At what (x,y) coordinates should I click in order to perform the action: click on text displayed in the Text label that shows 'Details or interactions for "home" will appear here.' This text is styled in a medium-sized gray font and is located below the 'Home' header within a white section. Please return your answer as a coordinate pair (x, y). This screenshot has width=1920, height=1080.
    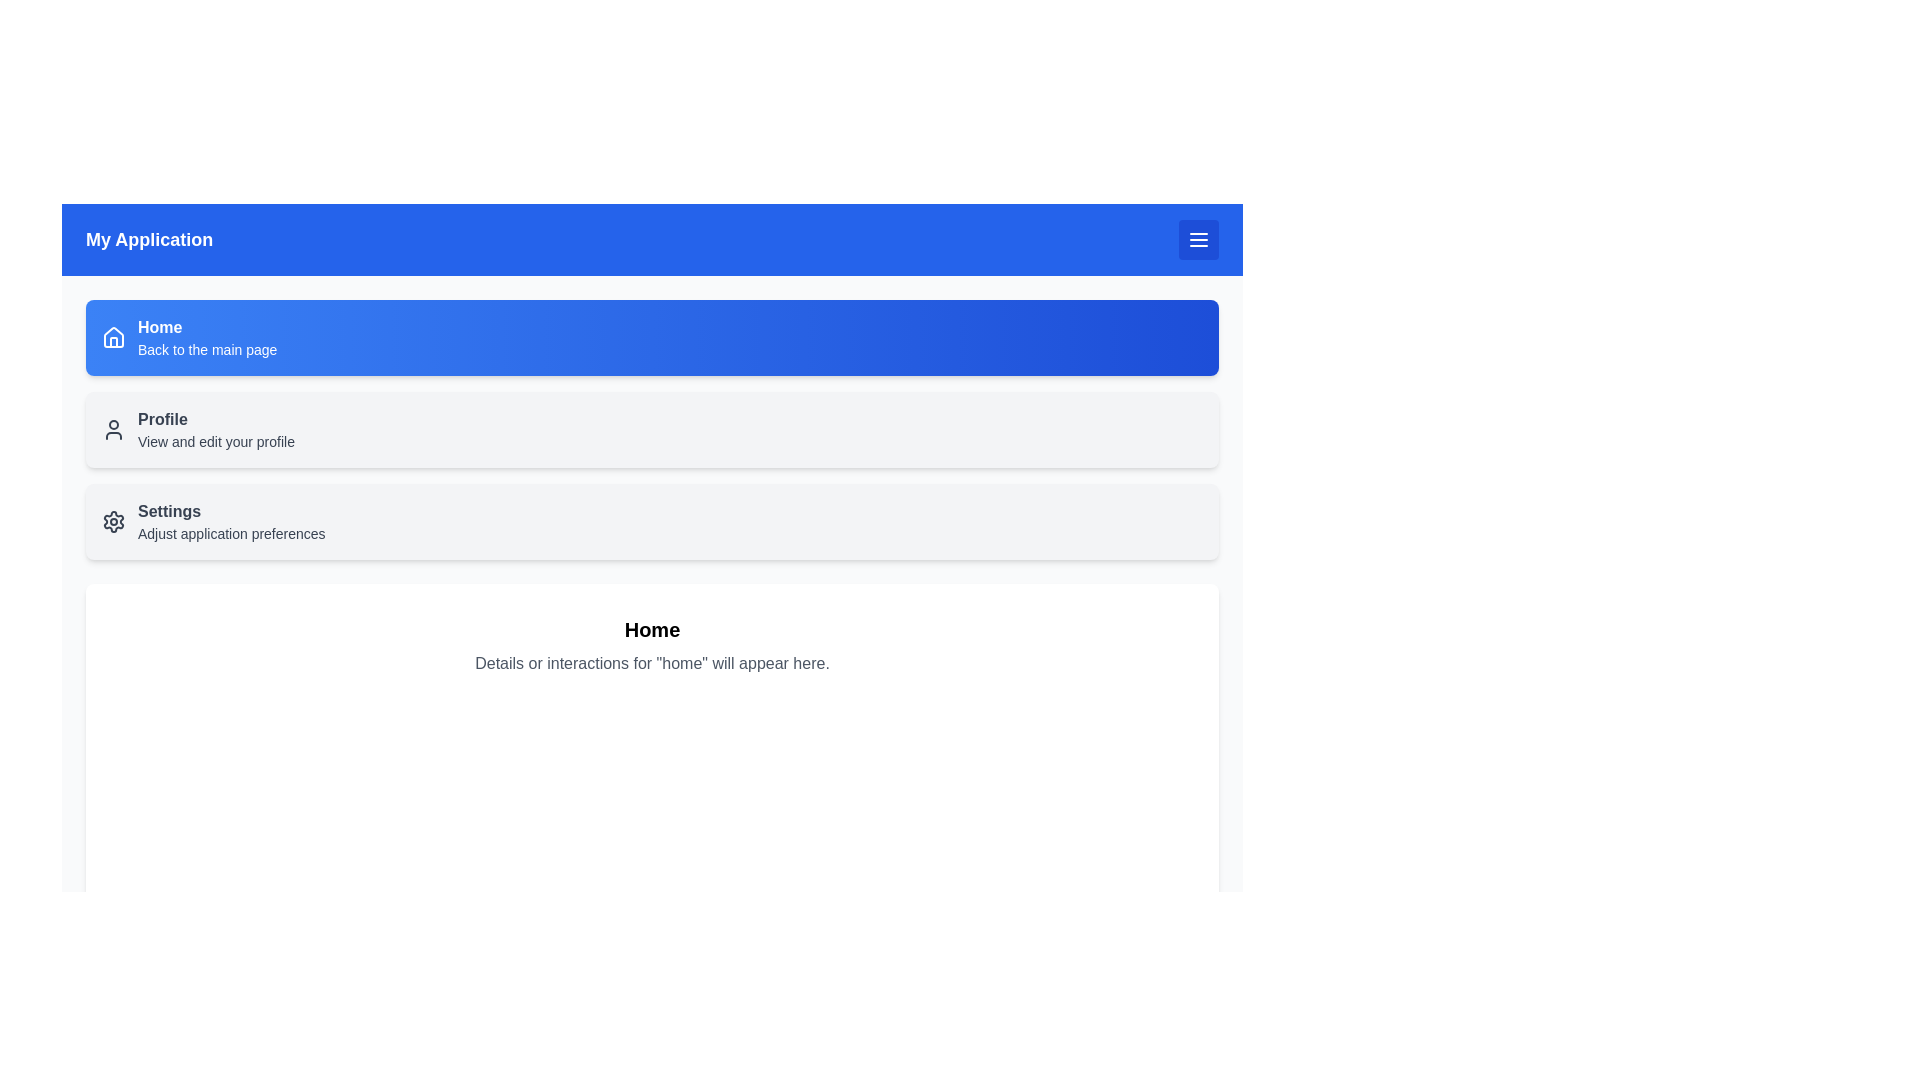
    Looking at the image, I should click on (652, 663).